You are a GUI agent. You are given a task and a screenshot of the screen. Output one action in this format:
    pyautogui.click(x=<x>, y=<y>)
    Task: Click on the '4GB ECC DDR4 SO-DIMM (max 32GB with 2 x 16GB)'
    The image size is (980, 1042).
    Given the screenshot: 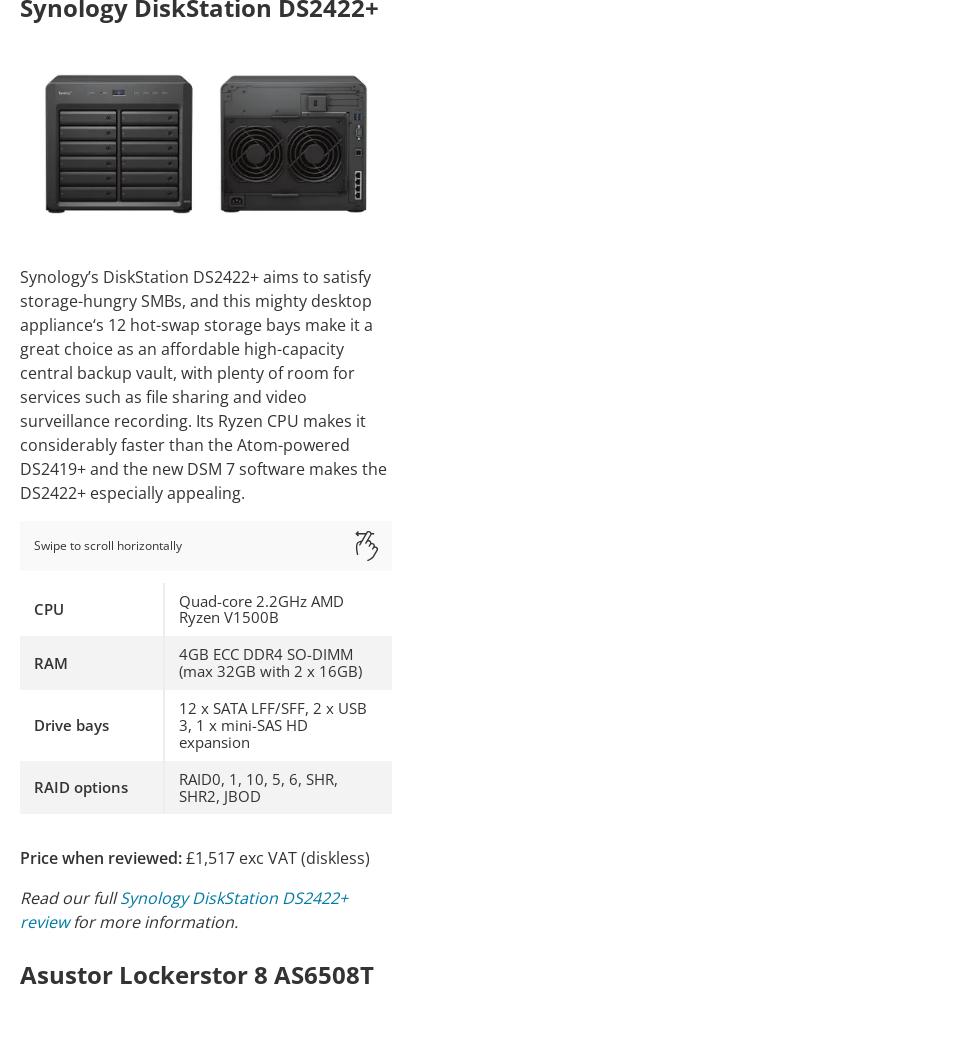 What is the action you would take?
    pyautogui.click(x=179, y=662)
    